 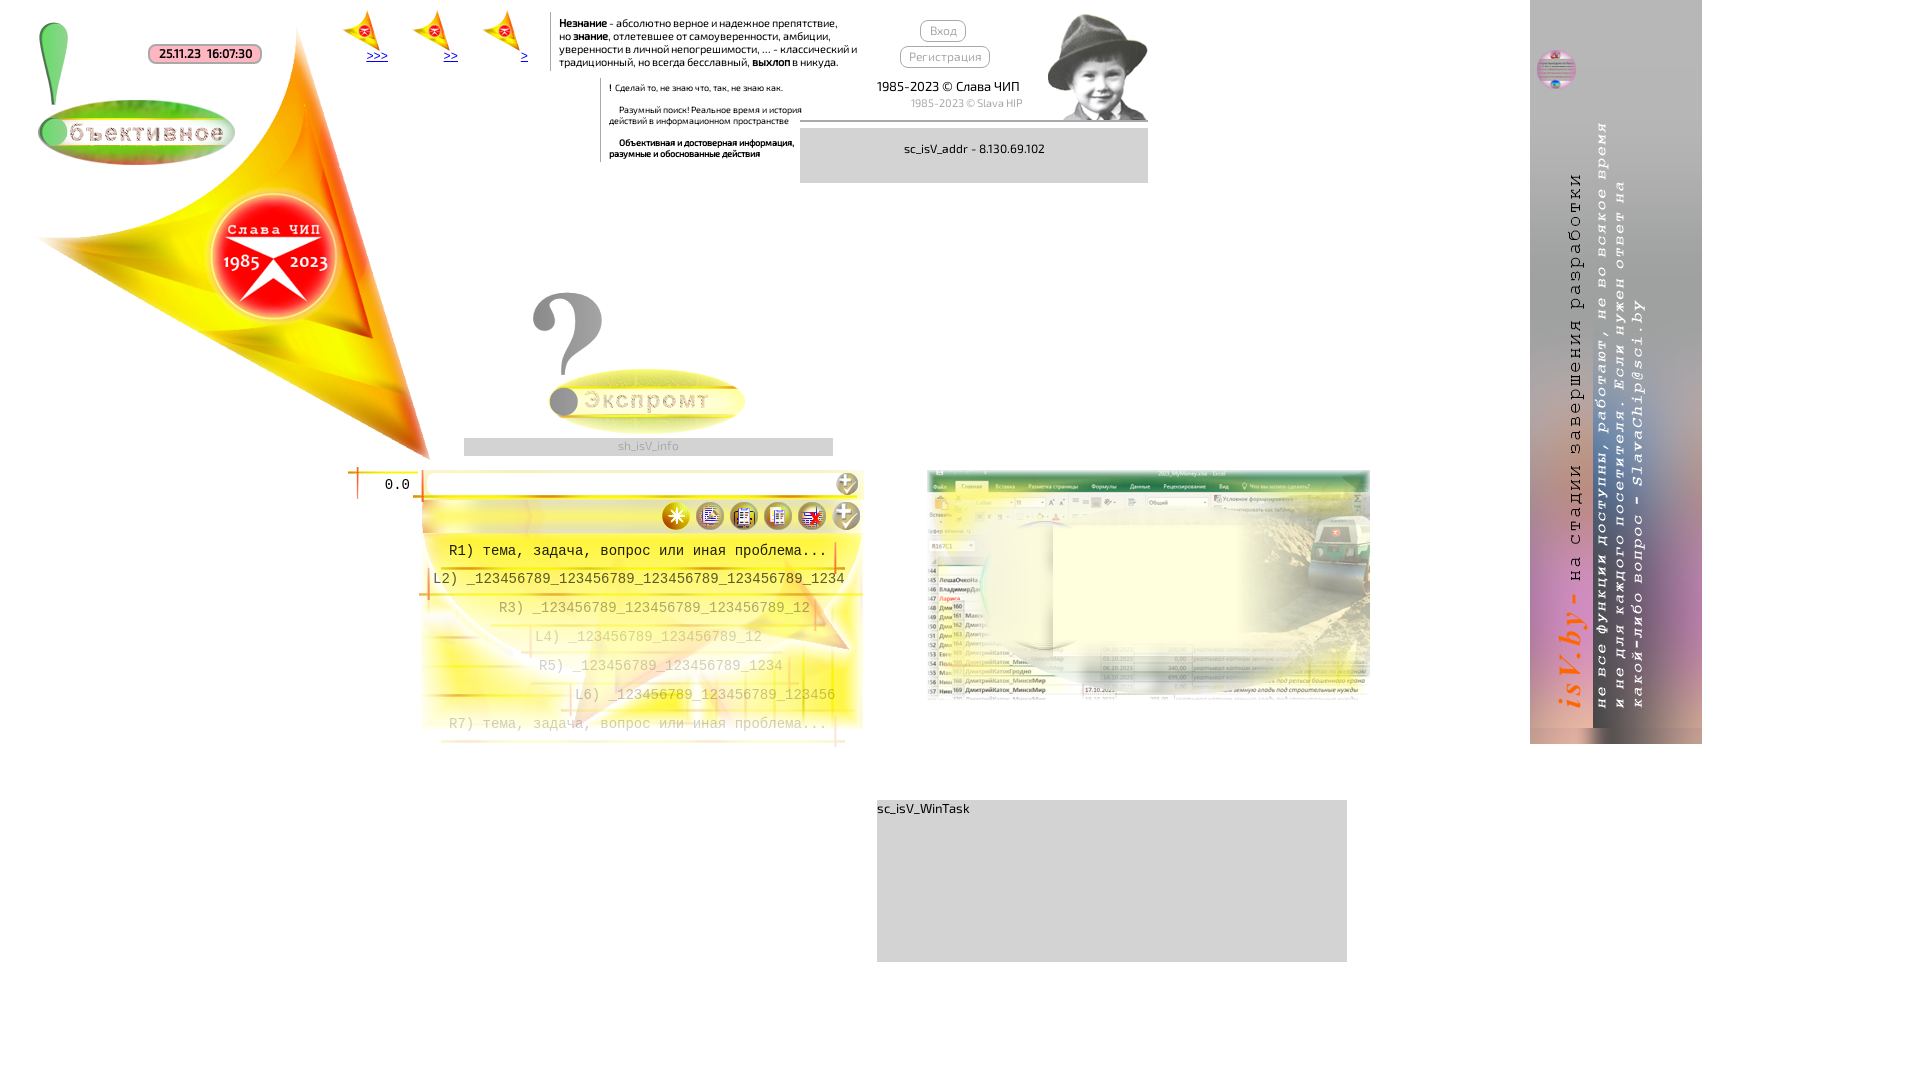 What do you see at coordinates (450, 76) in the screenshot?
I see `'>>'` at bounding box center [450, 76].